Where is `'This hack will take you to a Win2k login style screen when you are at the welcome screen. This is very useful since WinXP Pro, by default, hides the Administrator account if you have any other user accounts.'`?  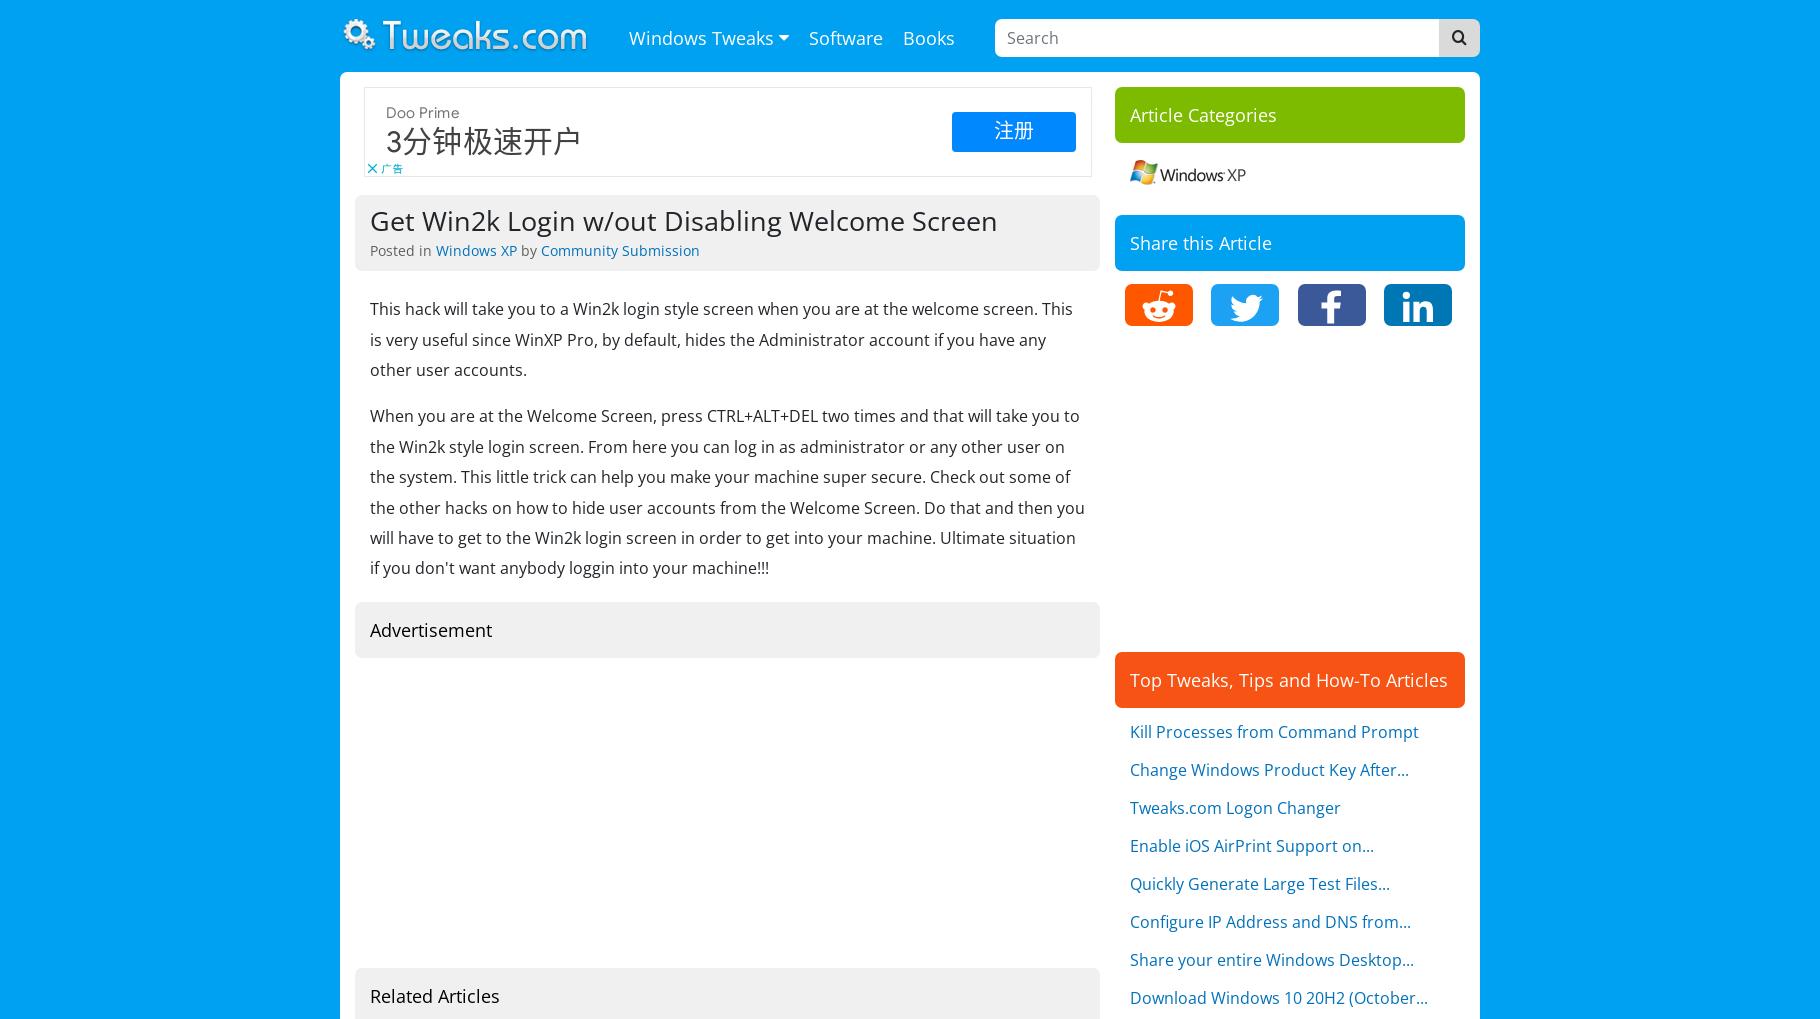 'This hack will take you to a Win2k login style screen when you are at the welcome screen. This is very useful since WinXP Pro, by default, hides the Administrator account if you have any other user accounts.' is located at coordinates (370, 339).